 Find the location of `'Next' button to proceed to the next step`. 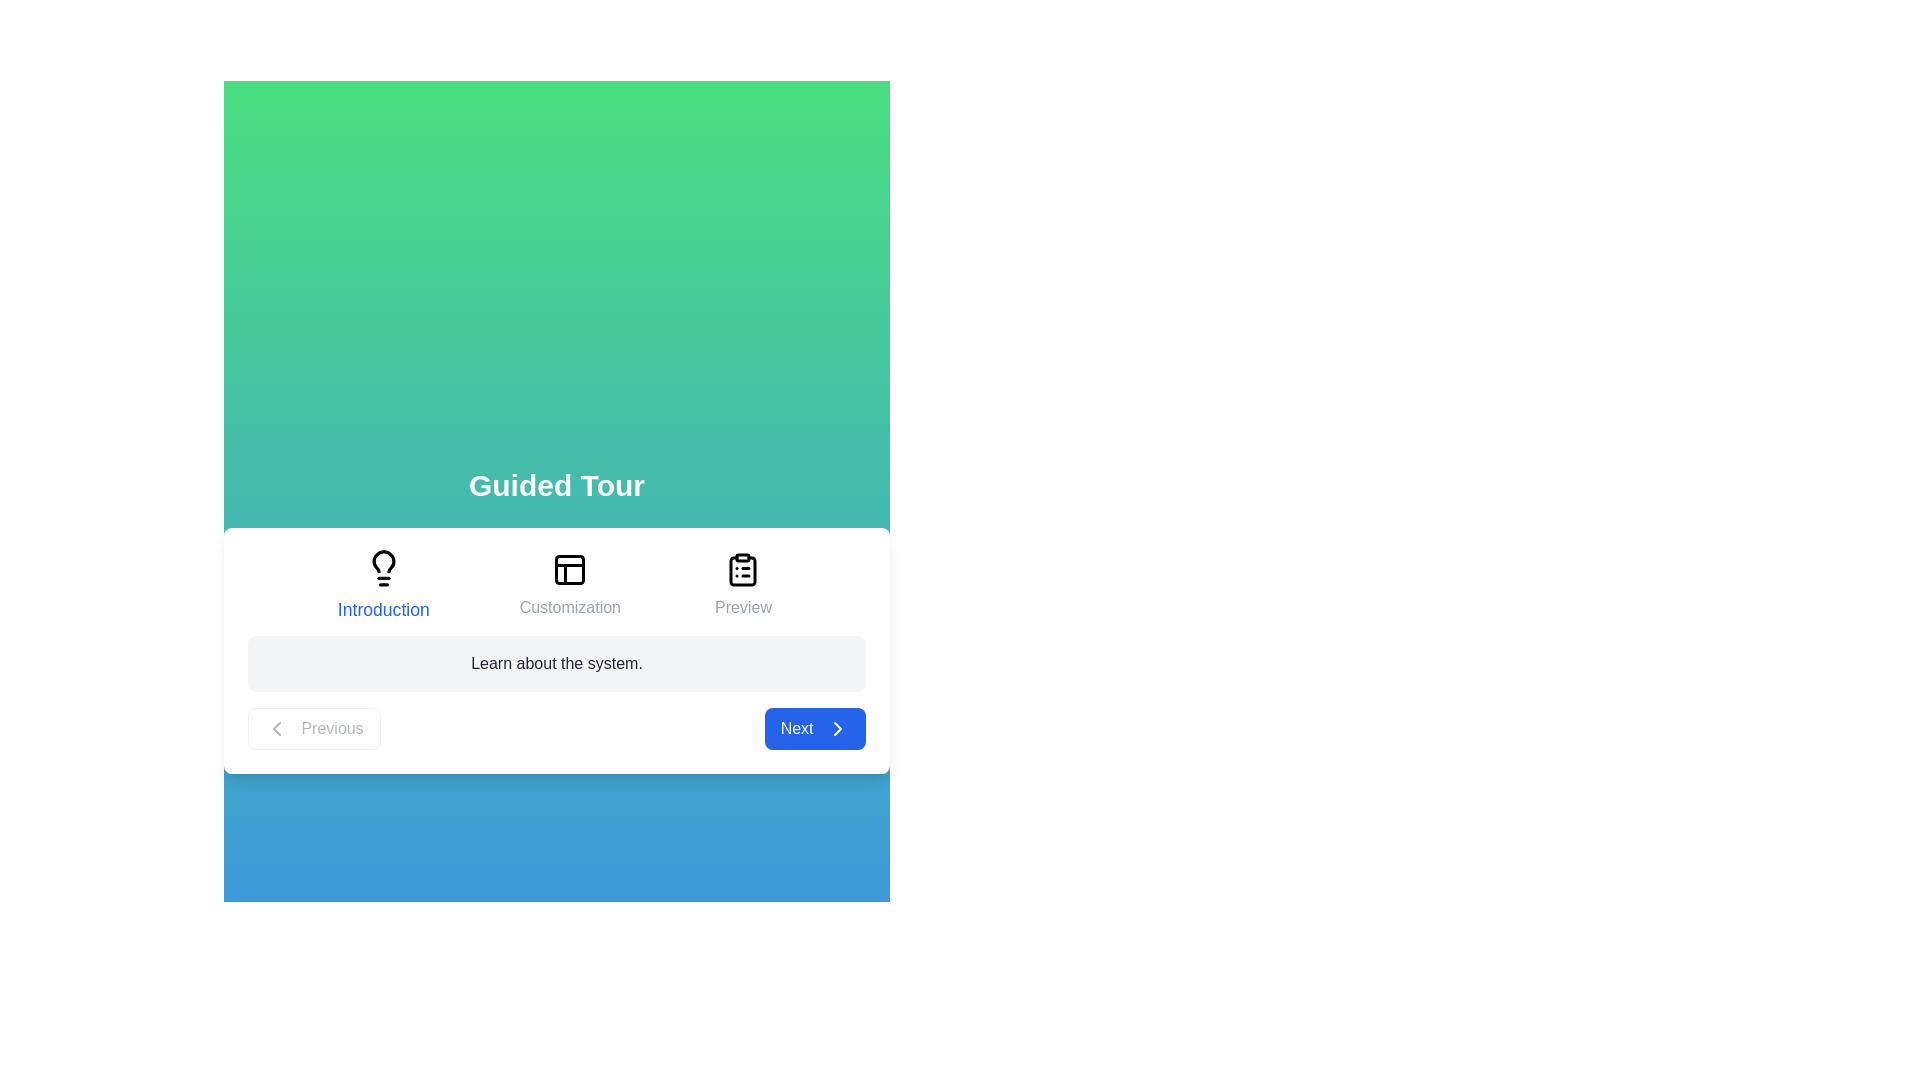

'Next' button to proceed to the next step is located at coordinates (815, 729).